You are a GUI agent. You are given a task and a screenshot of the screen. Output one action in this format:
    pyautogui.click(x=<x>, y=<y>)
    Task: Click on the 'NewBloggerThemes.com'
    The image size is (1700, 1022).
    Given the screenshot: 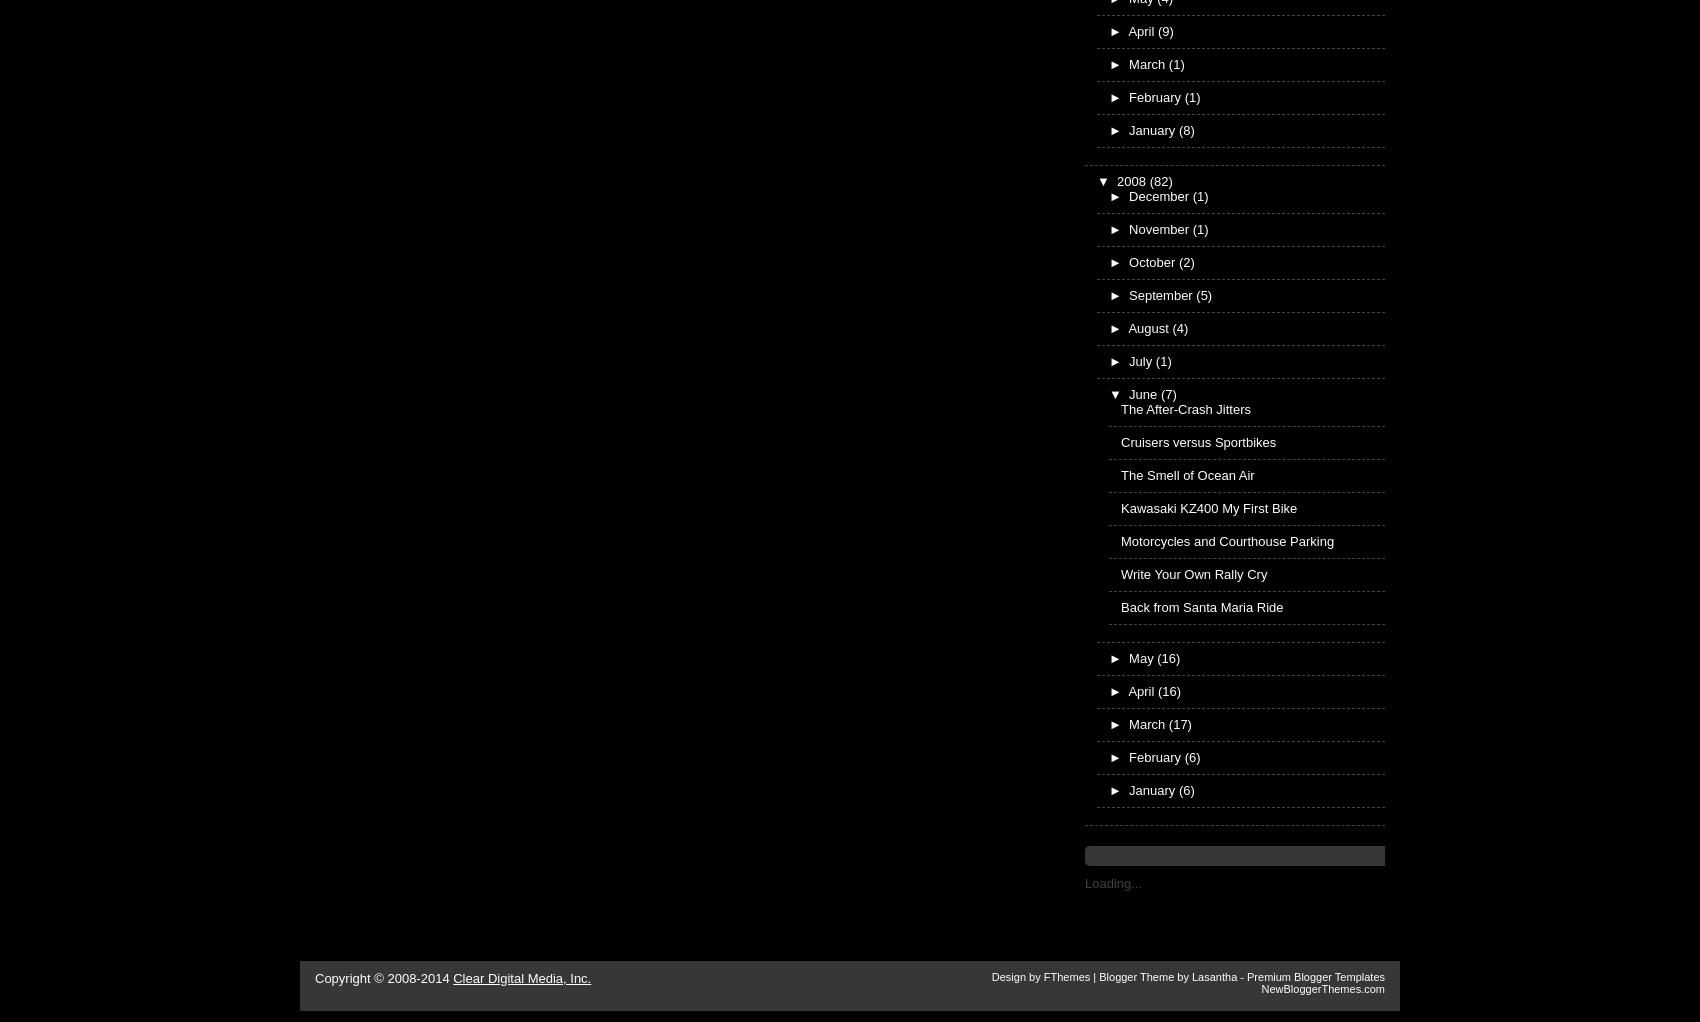 What is the action you would take?
    pyautogui.click(x=1260, y=987)
    